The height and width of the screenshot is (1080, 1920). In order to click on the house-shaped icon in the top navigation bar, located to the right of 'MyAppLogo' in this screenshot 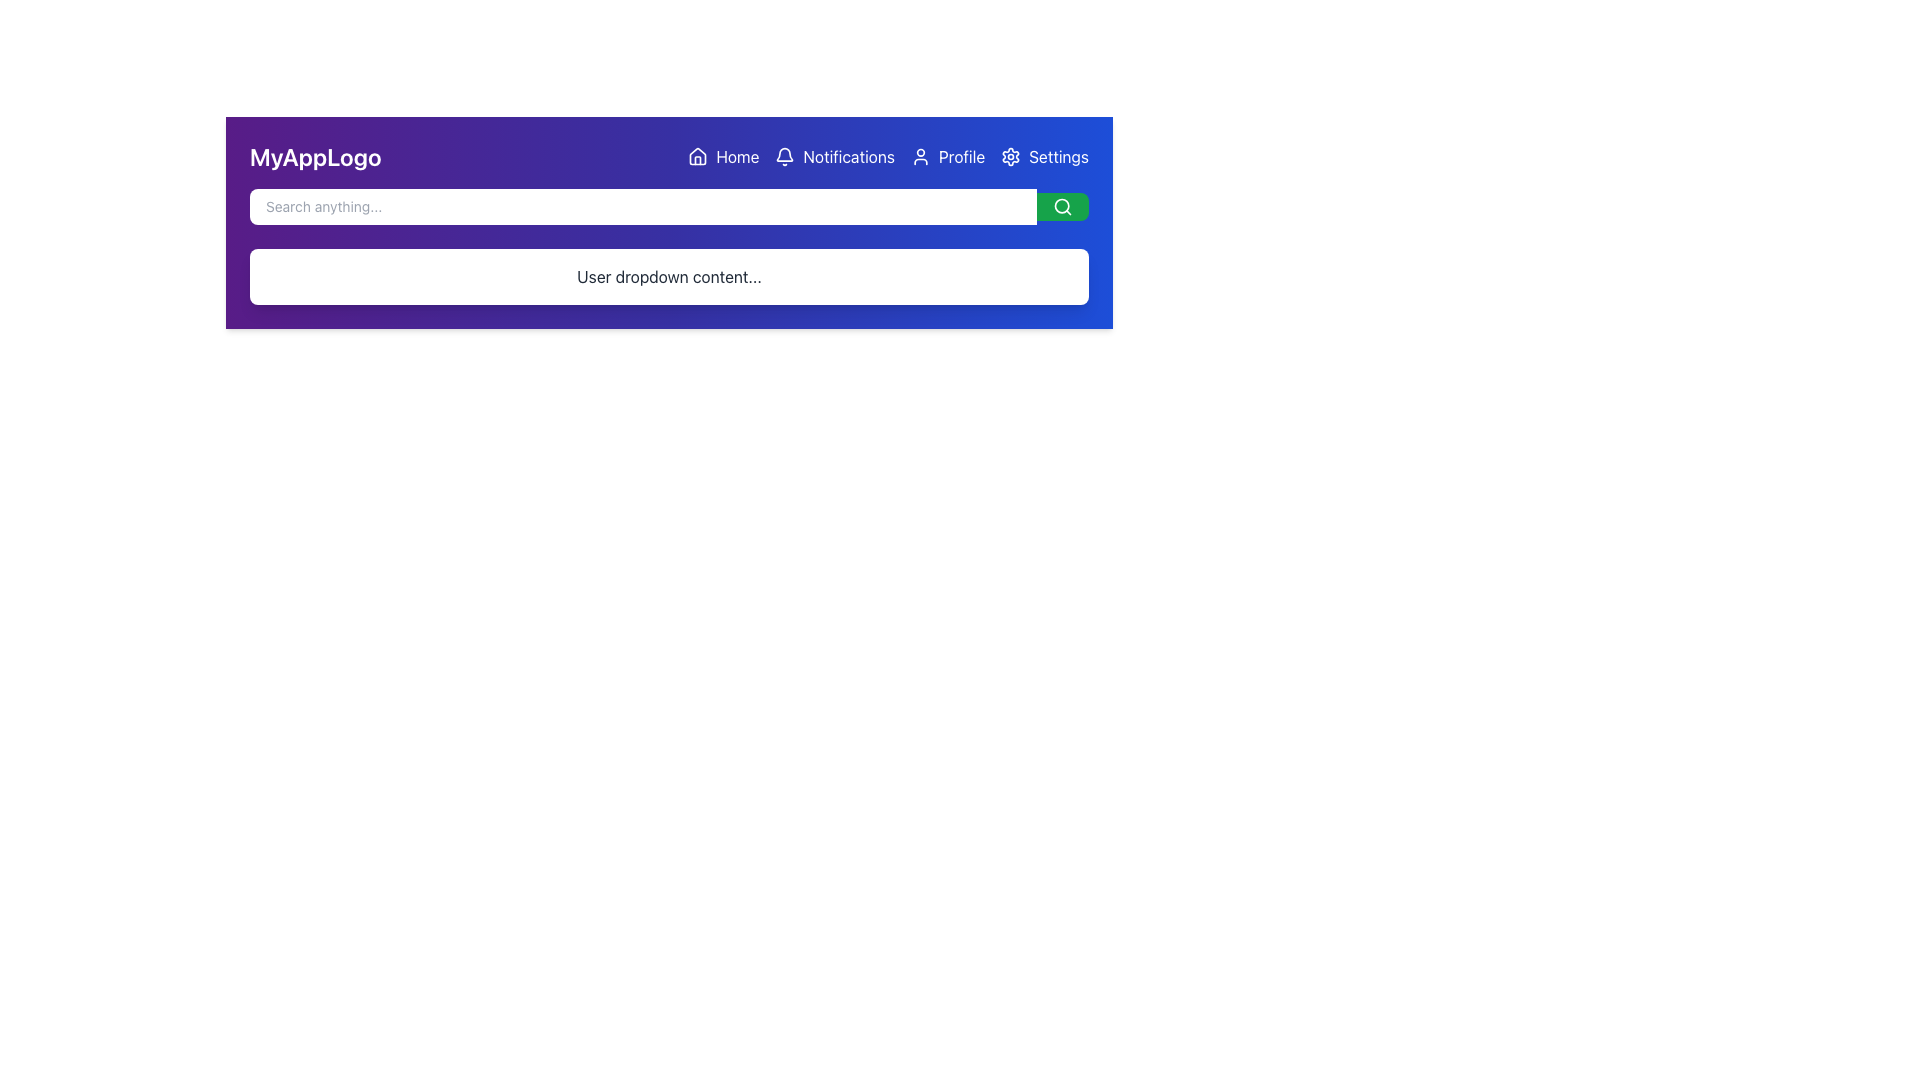, I will do `click(698, 155)`.